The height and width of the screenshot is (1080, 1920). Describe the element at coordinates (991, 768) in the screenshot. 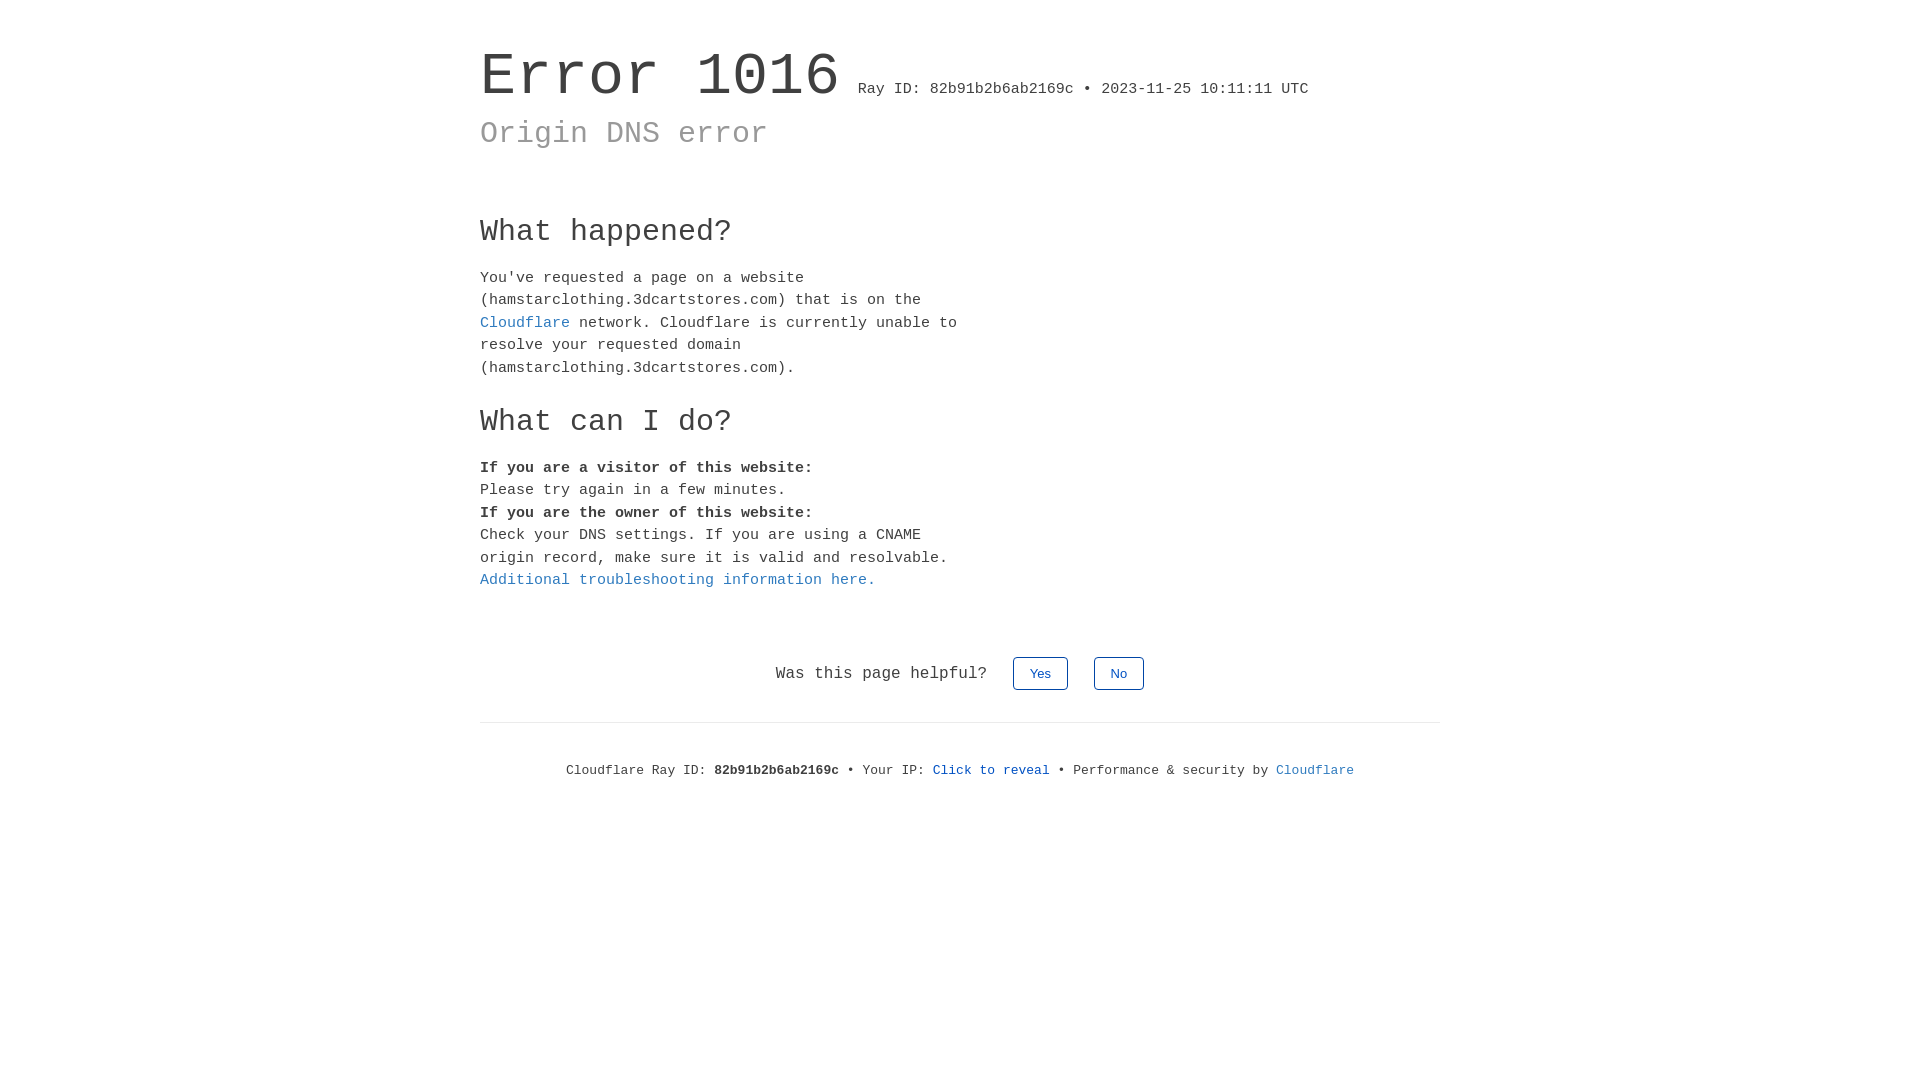

I see `'Click to reveal'` at that location.